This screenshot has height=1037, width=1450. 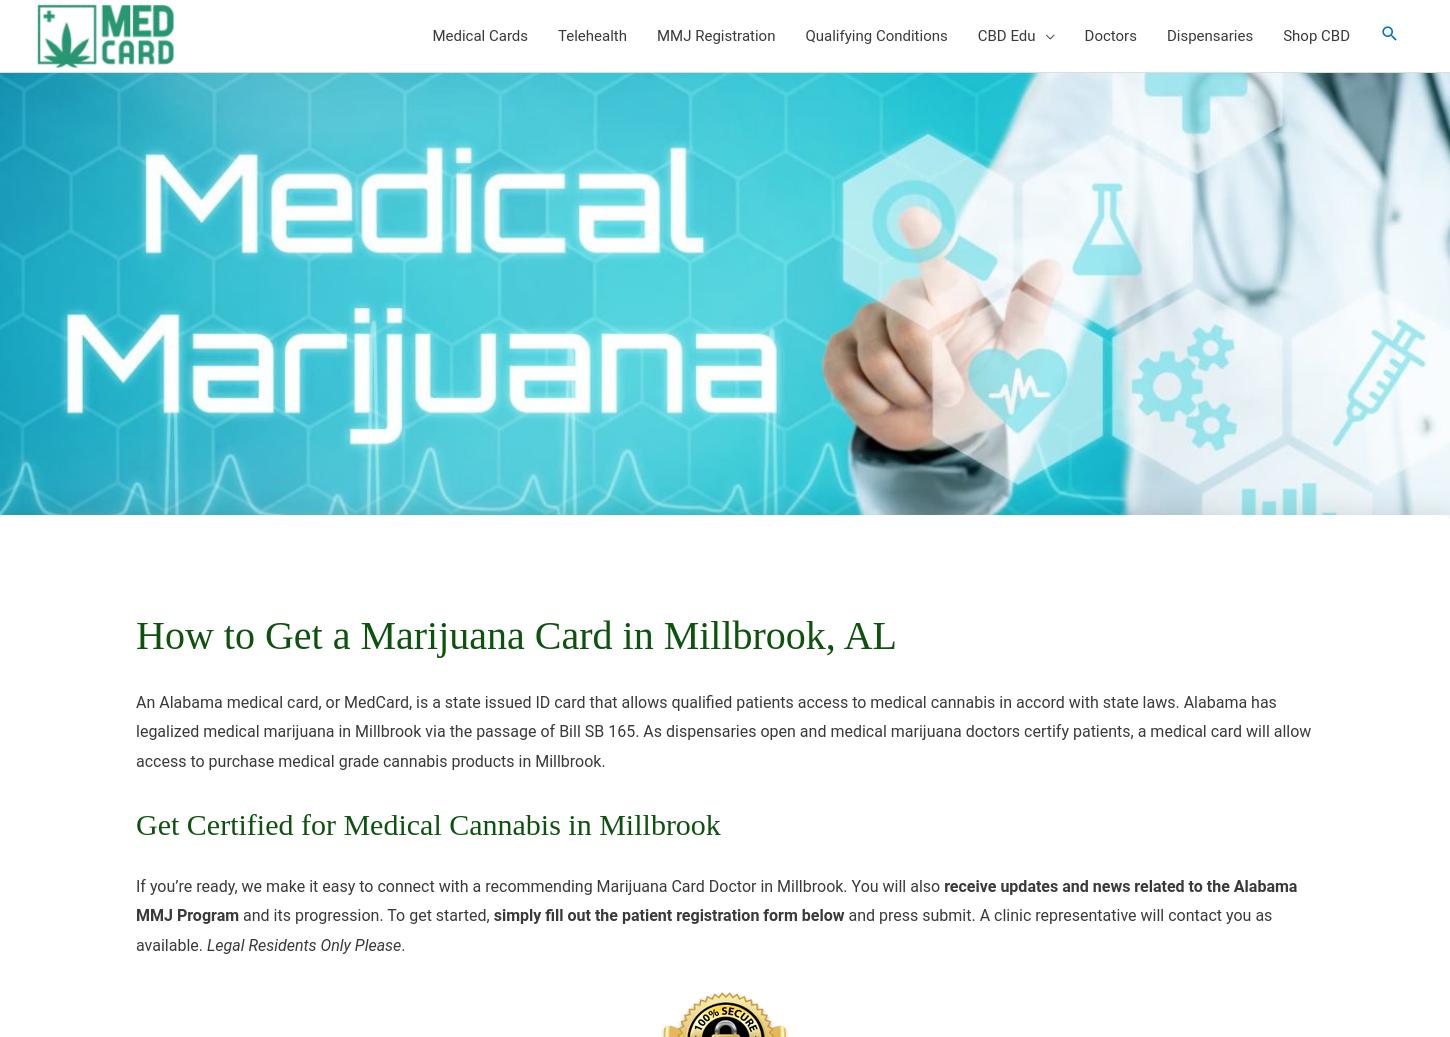 What do you see at coordinates (715, 900) in the screenshot?
I see `'receive updates and news related to the Alabama MMJ Program'` at bounding box center [715, 900].